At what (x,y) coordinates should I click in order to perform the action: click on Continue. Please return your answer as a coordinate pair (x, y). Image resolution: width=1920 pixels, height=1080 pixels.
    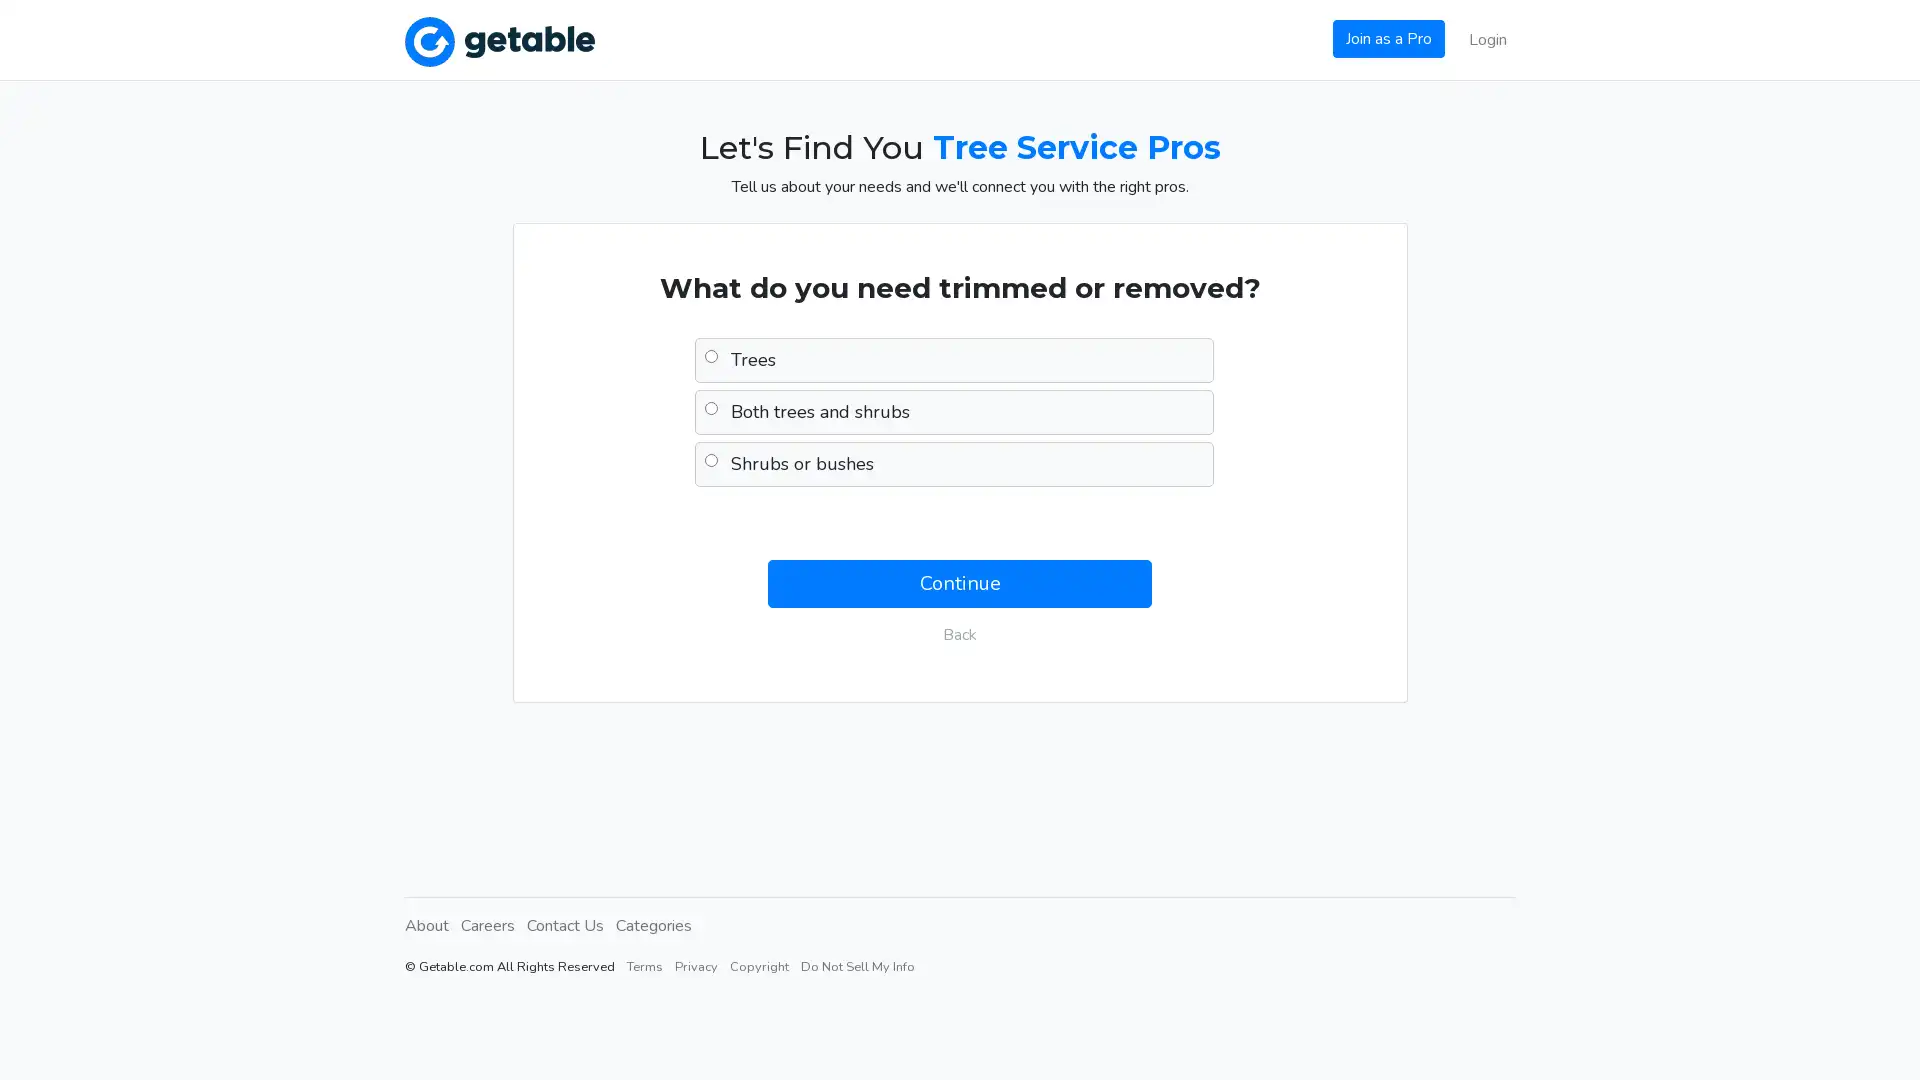
    Looking at the image, I should click on (958, 583).